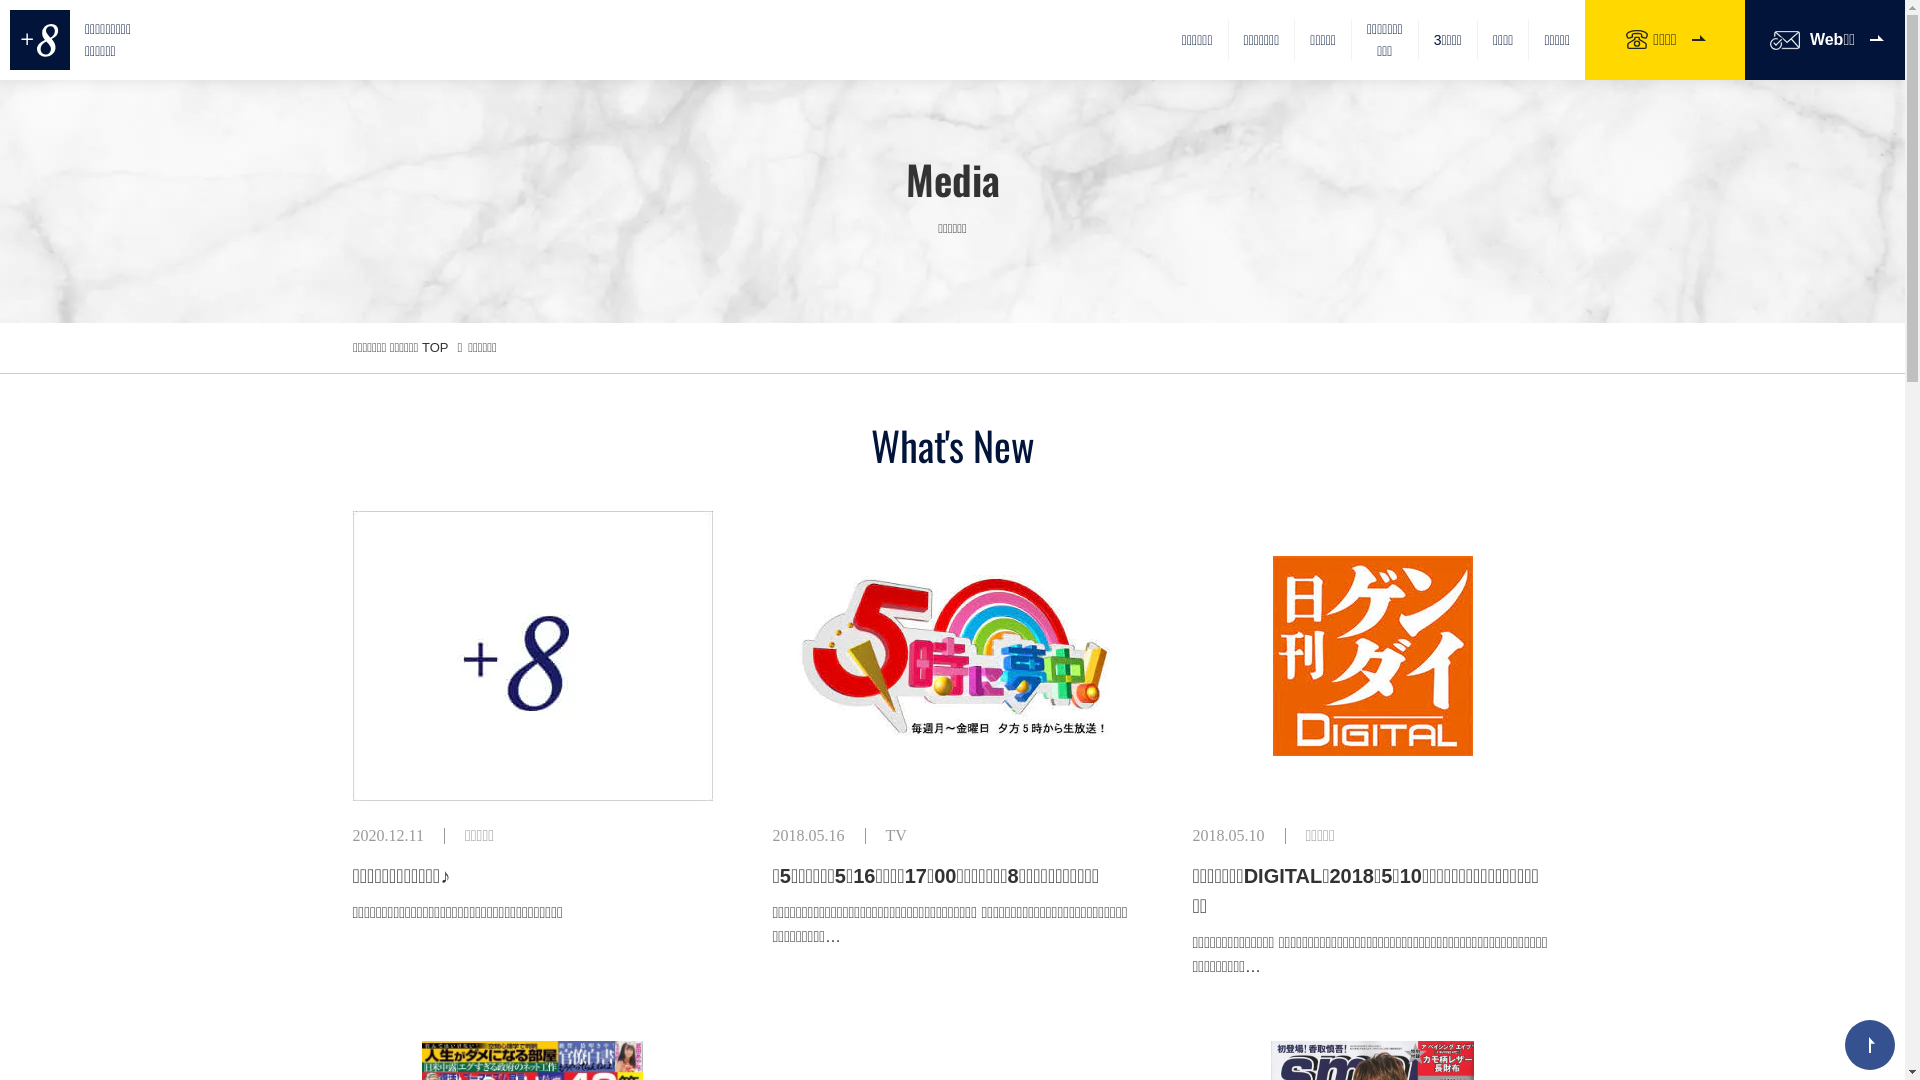 The width and height of the screenshot is (1920, 1080). I want to click on 'TV', so click(895, 835).